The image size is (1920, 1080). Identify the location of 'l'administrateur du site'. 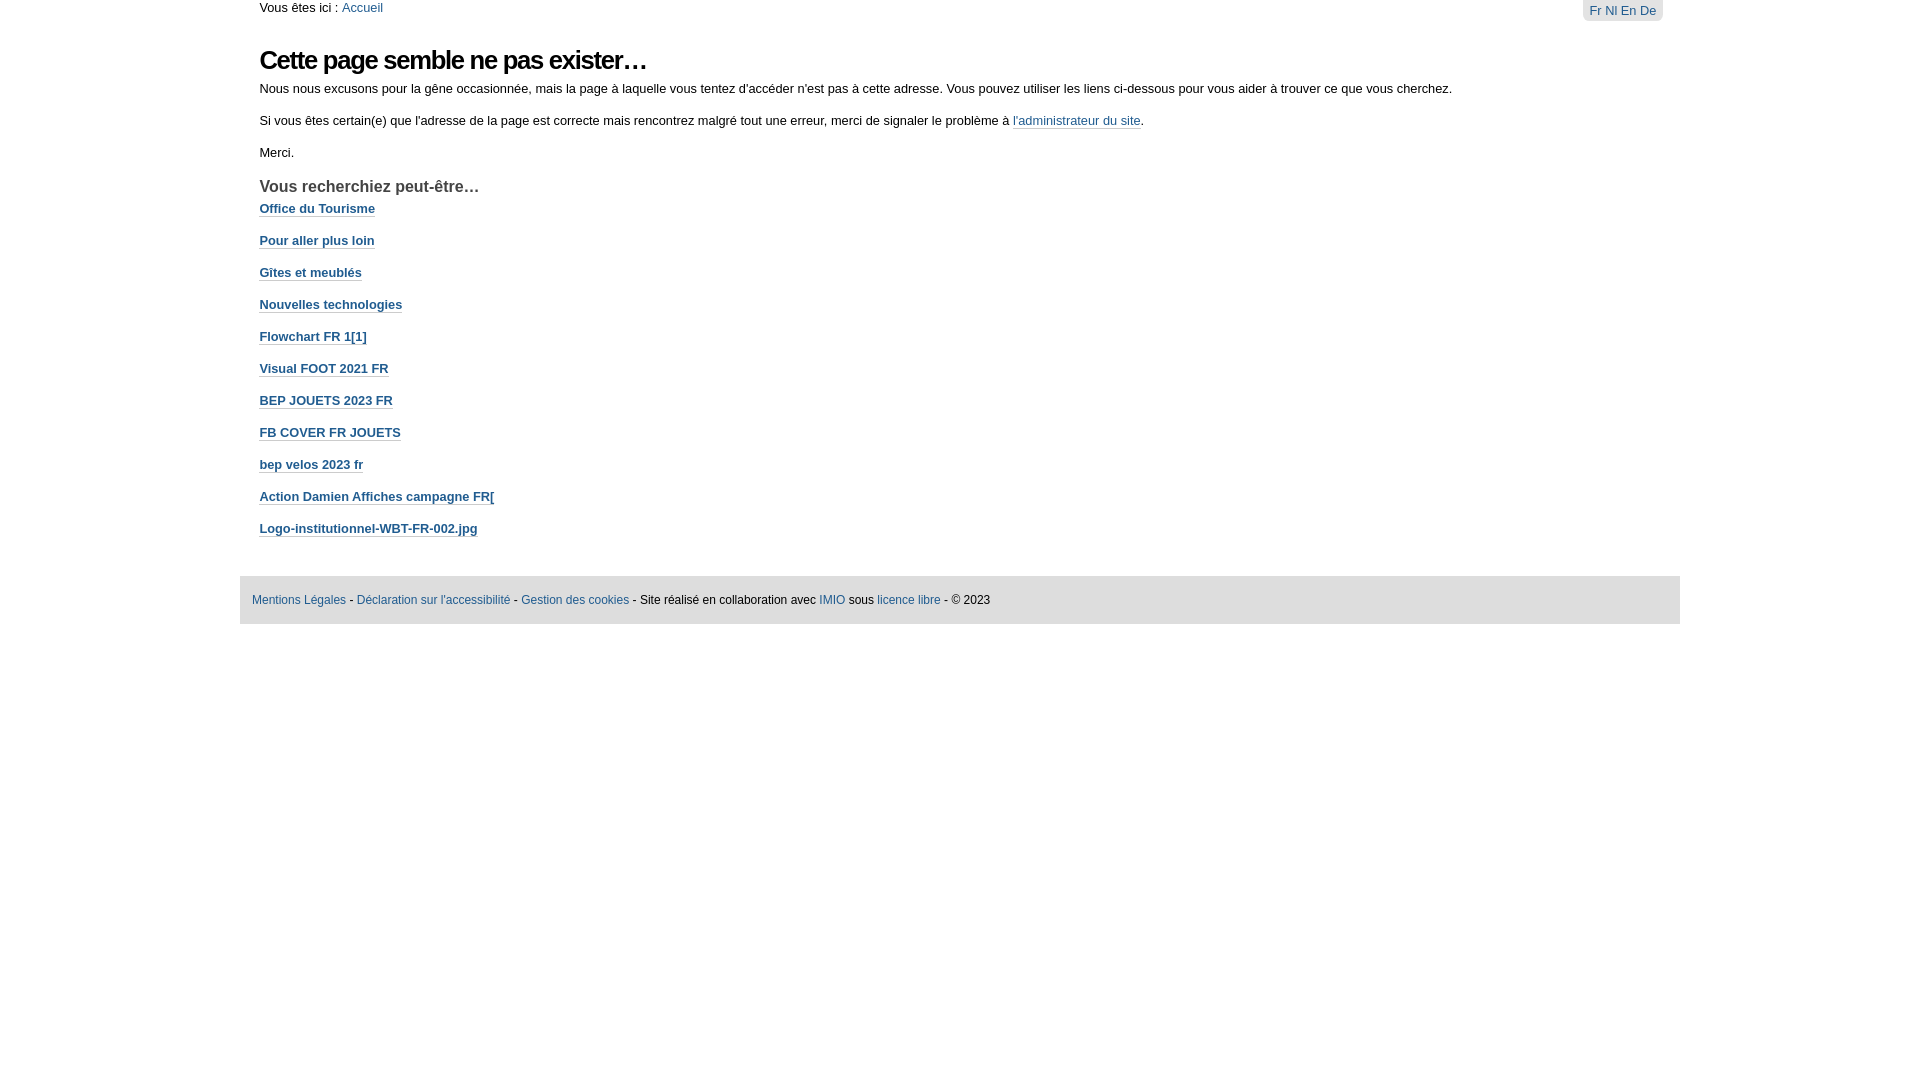
(1075, 120).